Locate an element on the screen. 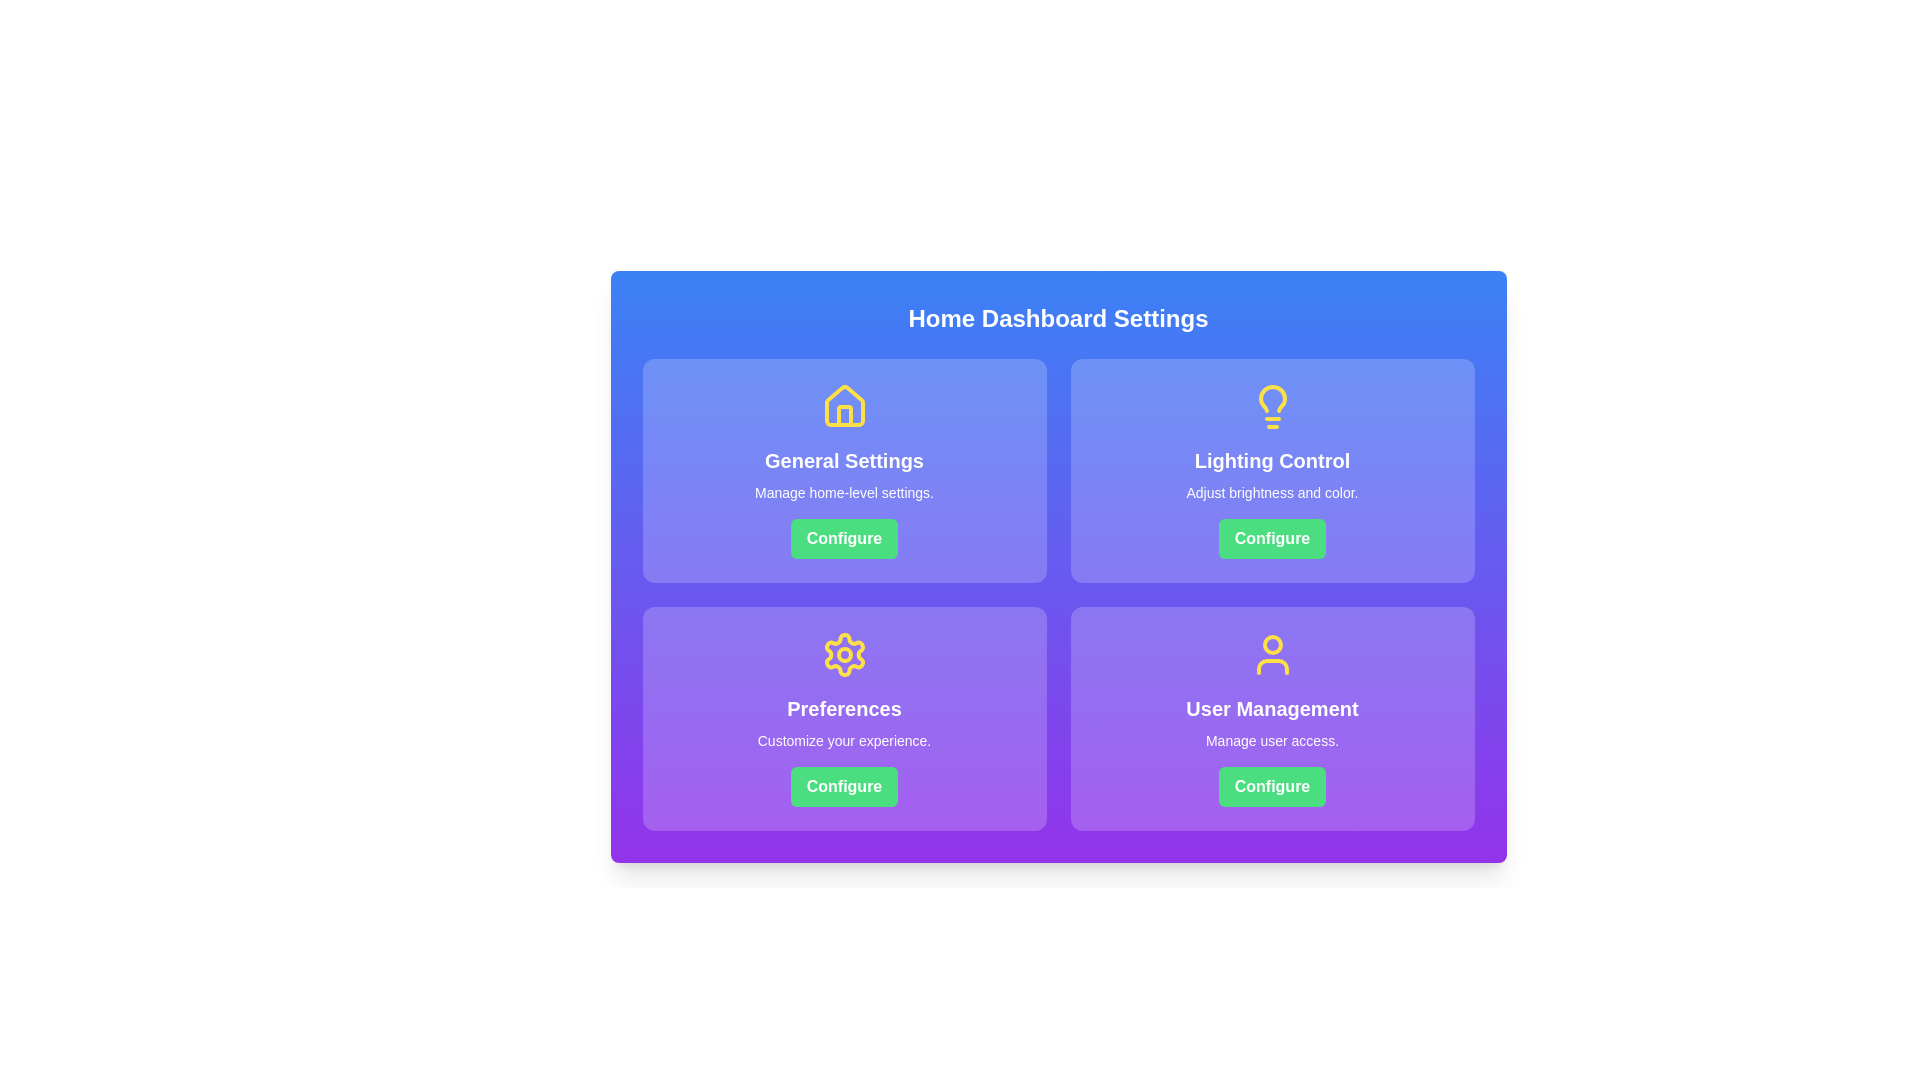 This screenshot has width=1920, height=1080. the icon corresponding to User Management is located at coordinates (1271, 655).